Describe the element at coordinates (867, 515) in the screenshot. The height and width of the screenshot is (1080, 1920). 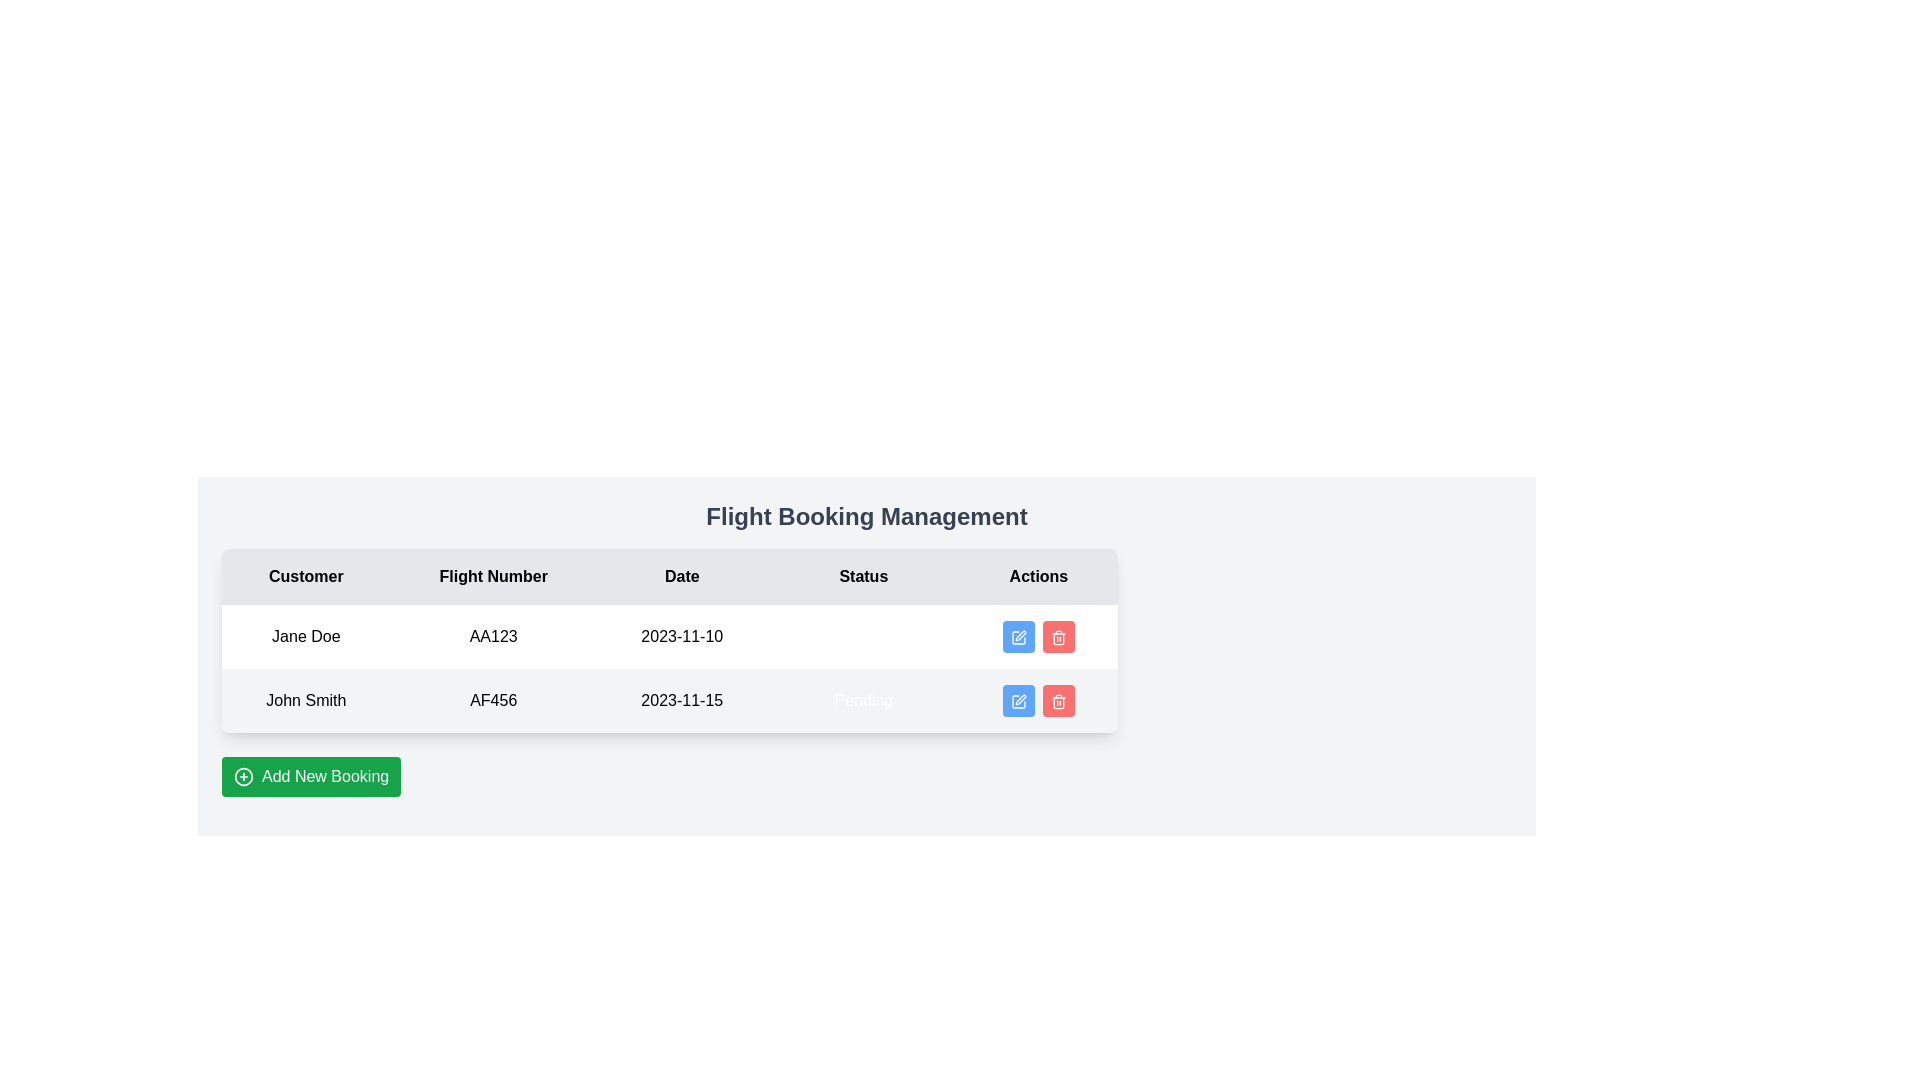
I see `heading text 'Flight Booking Management' which is prominently displayed in a bold and large font at the top of the section` at that location.